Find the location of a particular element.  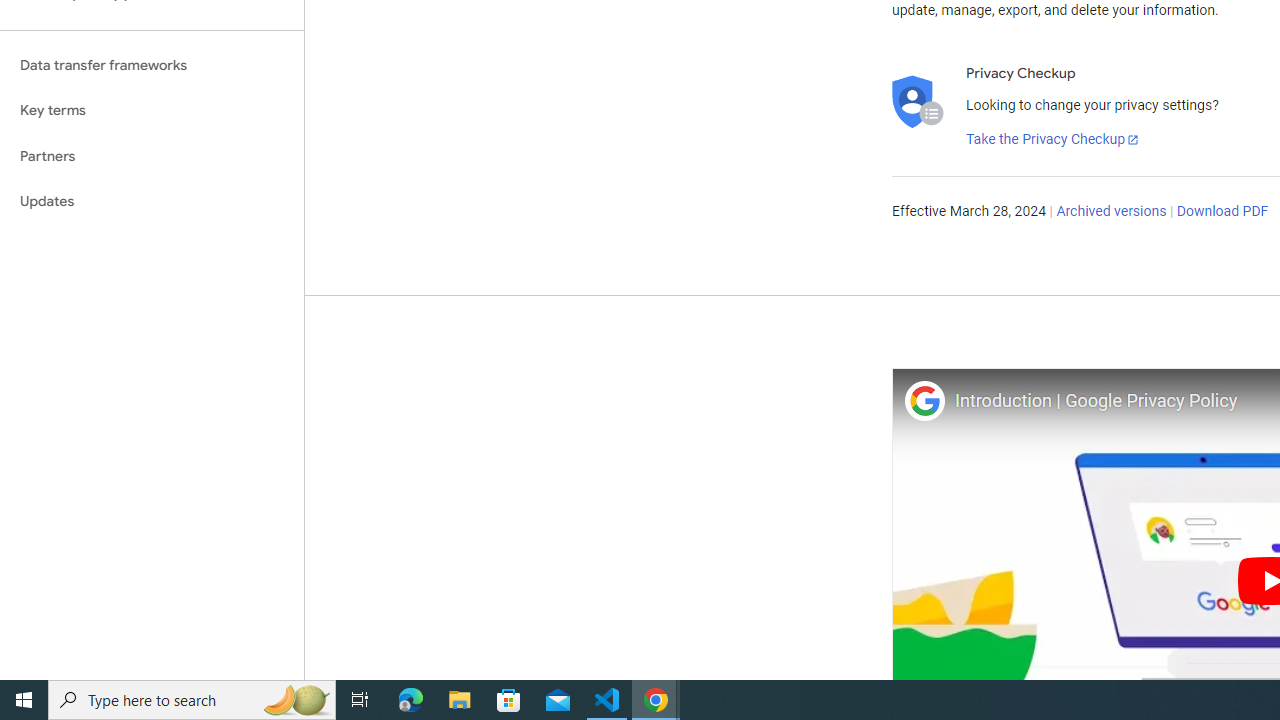

'Archived versions' is located at coordinates (1110, 212).